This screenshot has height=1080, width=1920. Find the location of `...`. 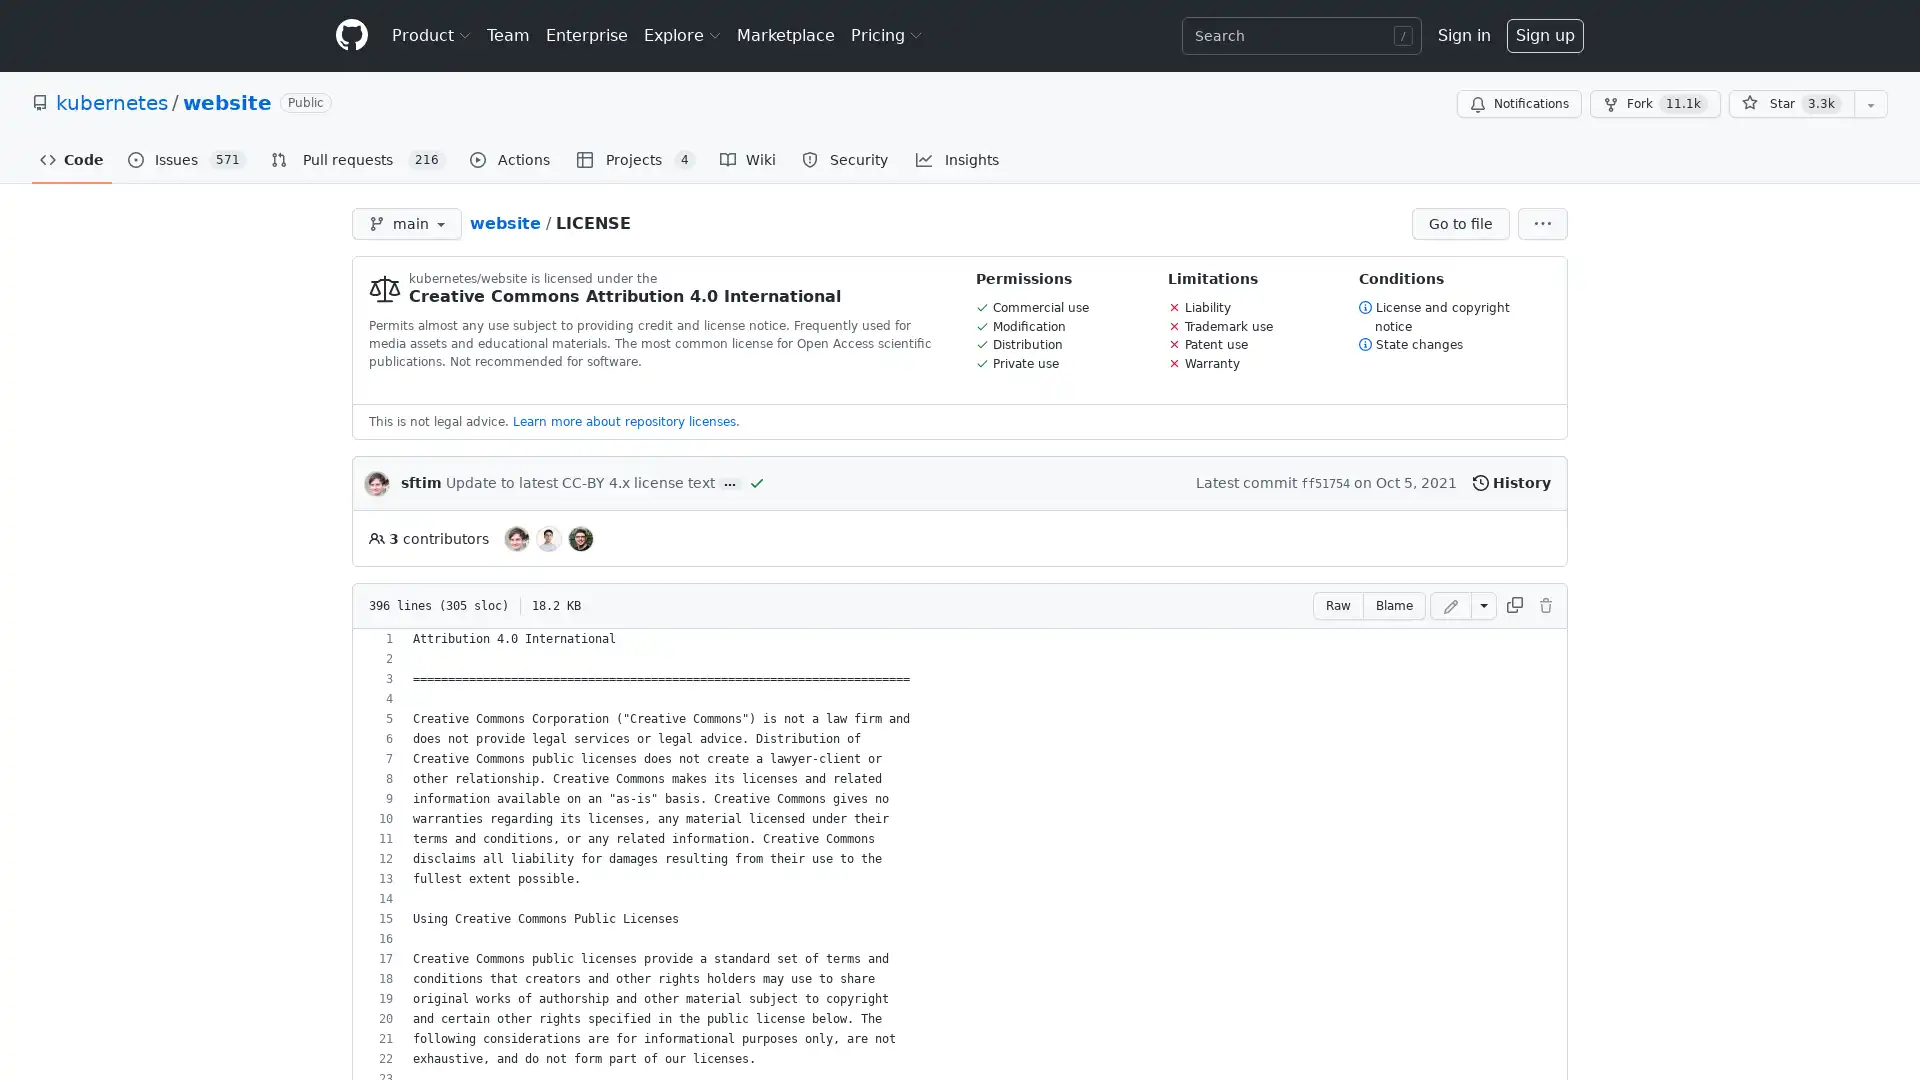

... is located at coordinates (728, 483).